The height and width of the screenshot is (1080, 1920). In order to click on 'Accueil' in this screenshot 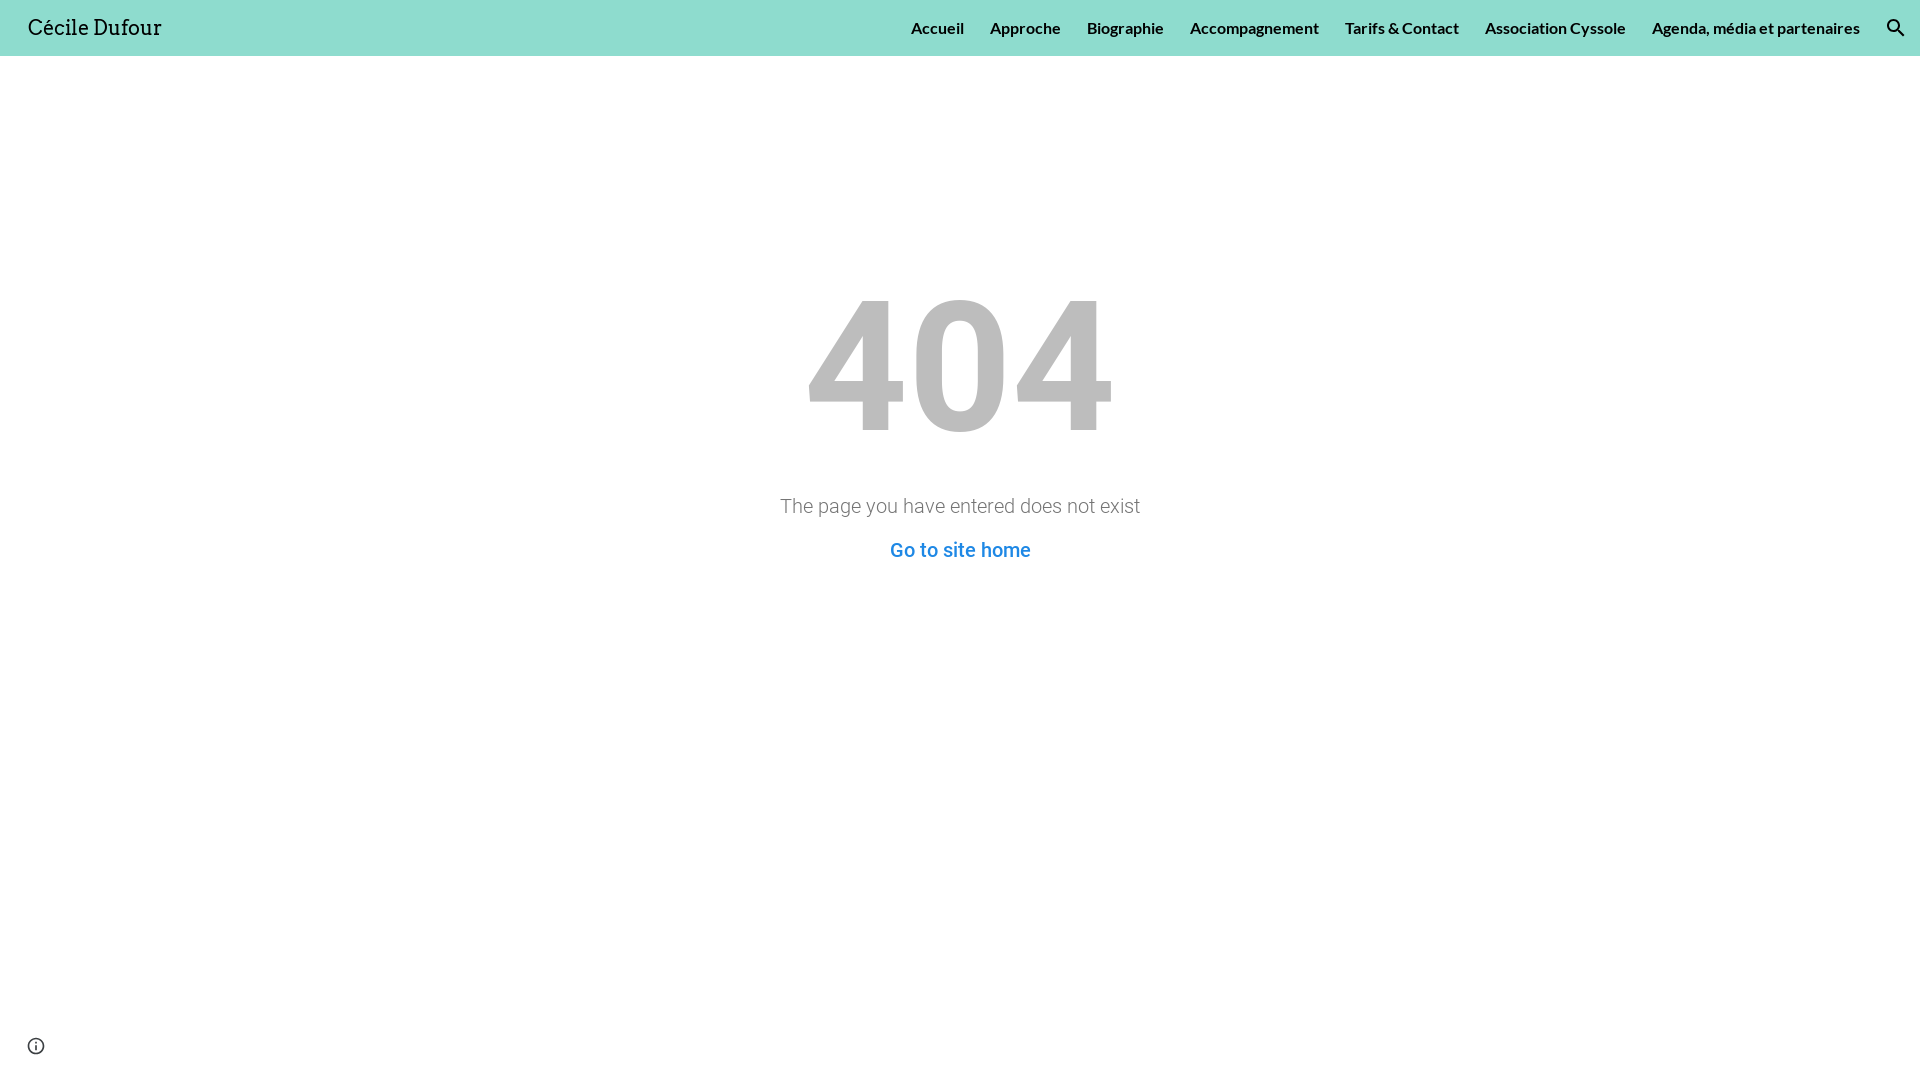, I will do `click(936, 27)`.